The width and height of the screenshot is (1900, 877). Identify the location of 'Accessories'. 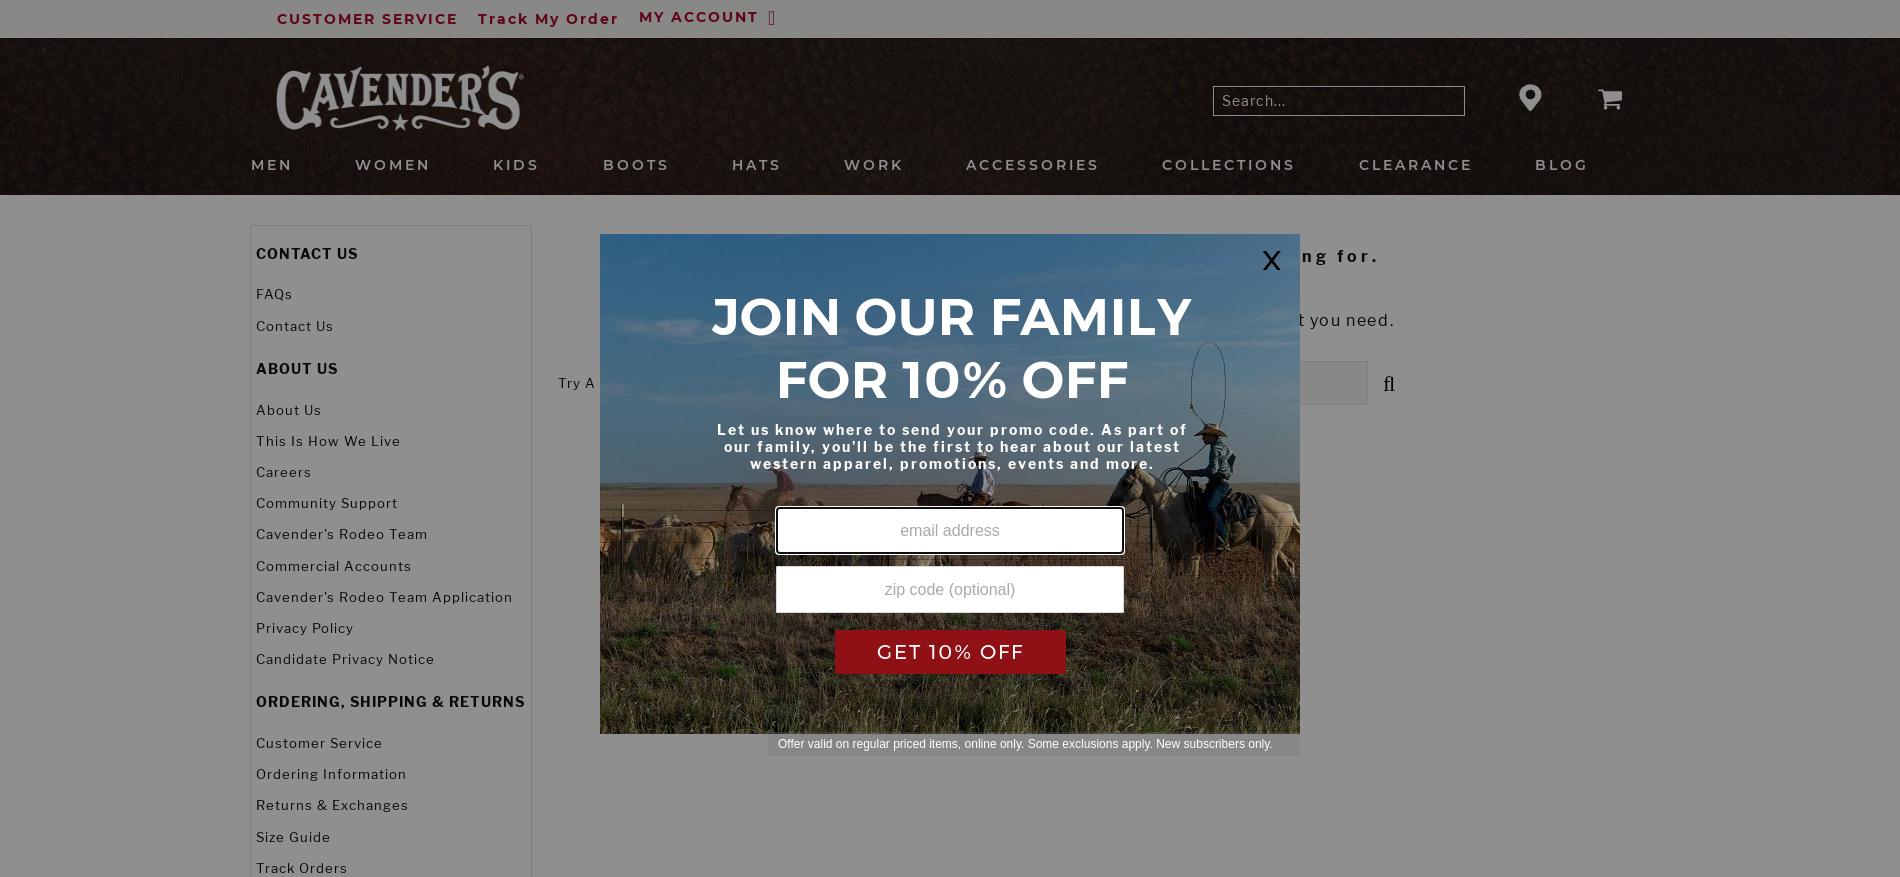
(1033, 164).